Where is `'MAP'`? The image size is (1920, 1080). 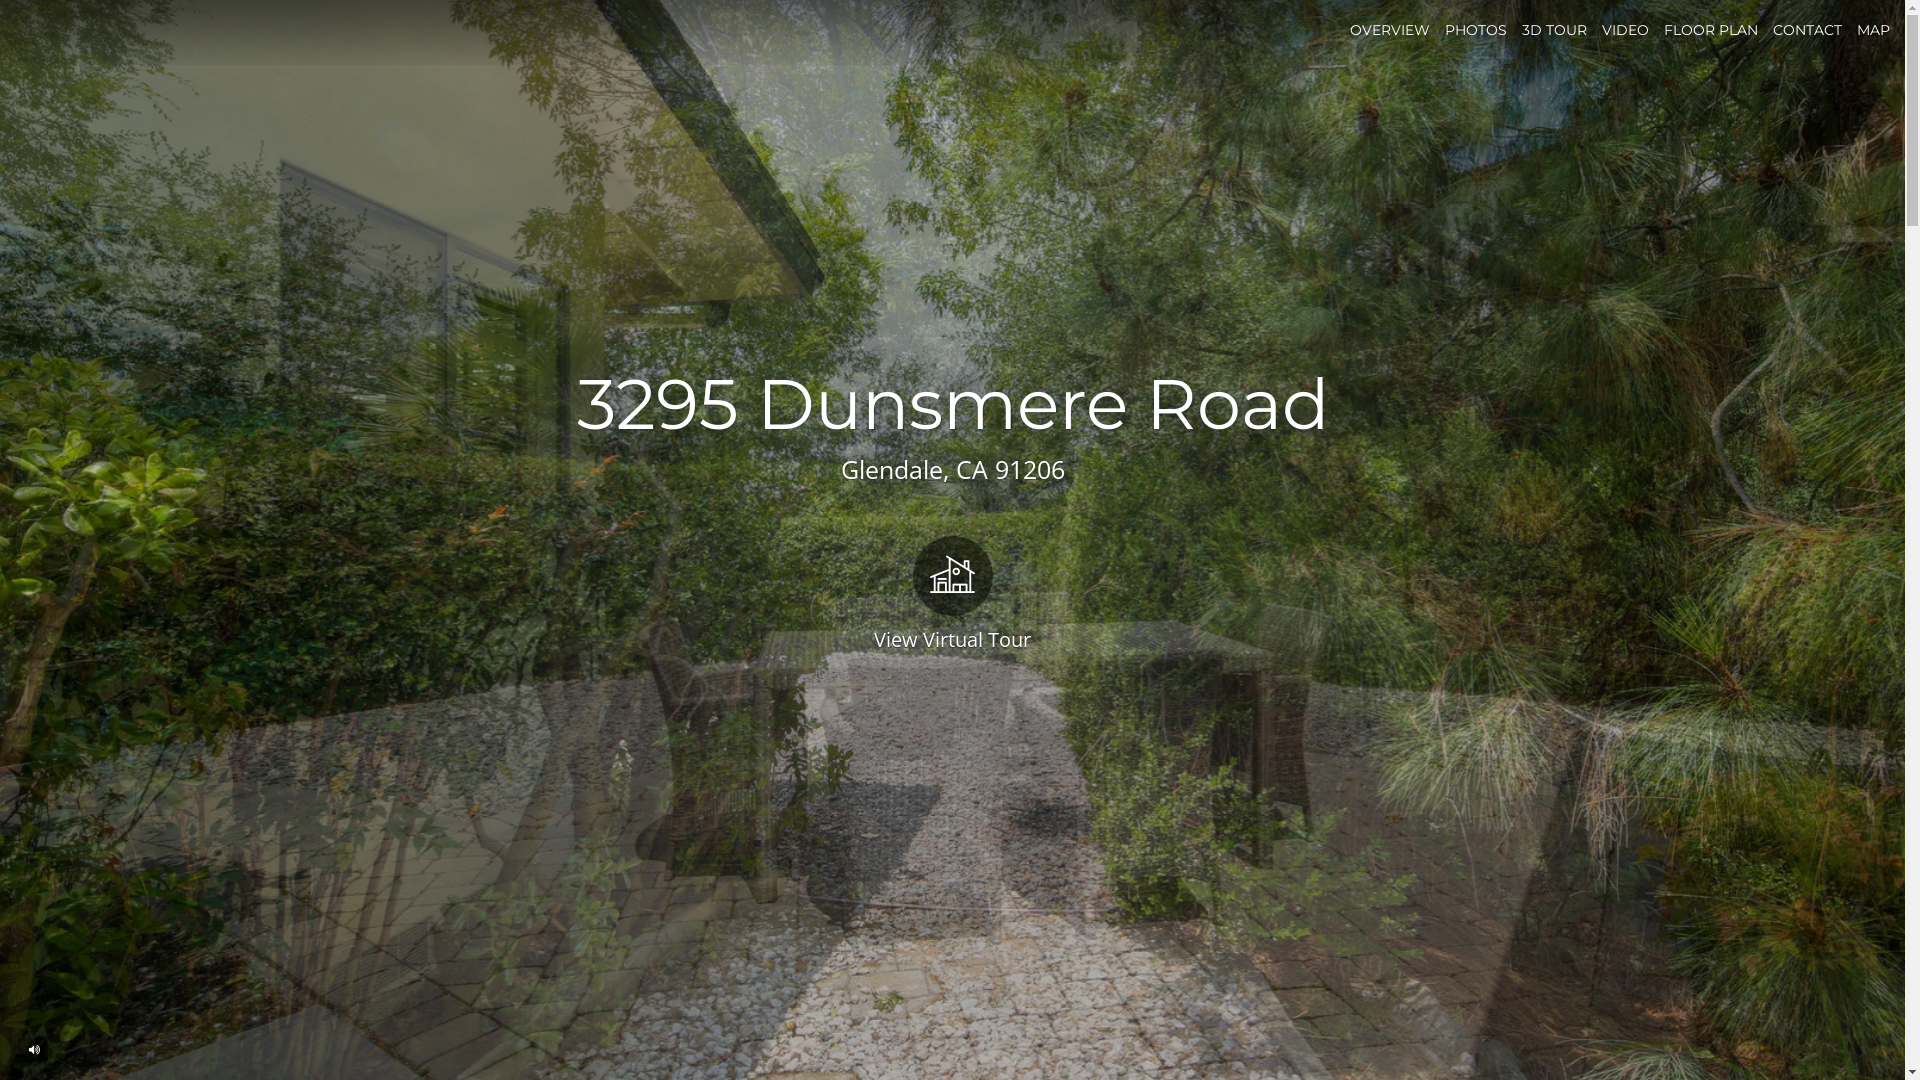
'MAP' is located at coordinates (1872, 30).